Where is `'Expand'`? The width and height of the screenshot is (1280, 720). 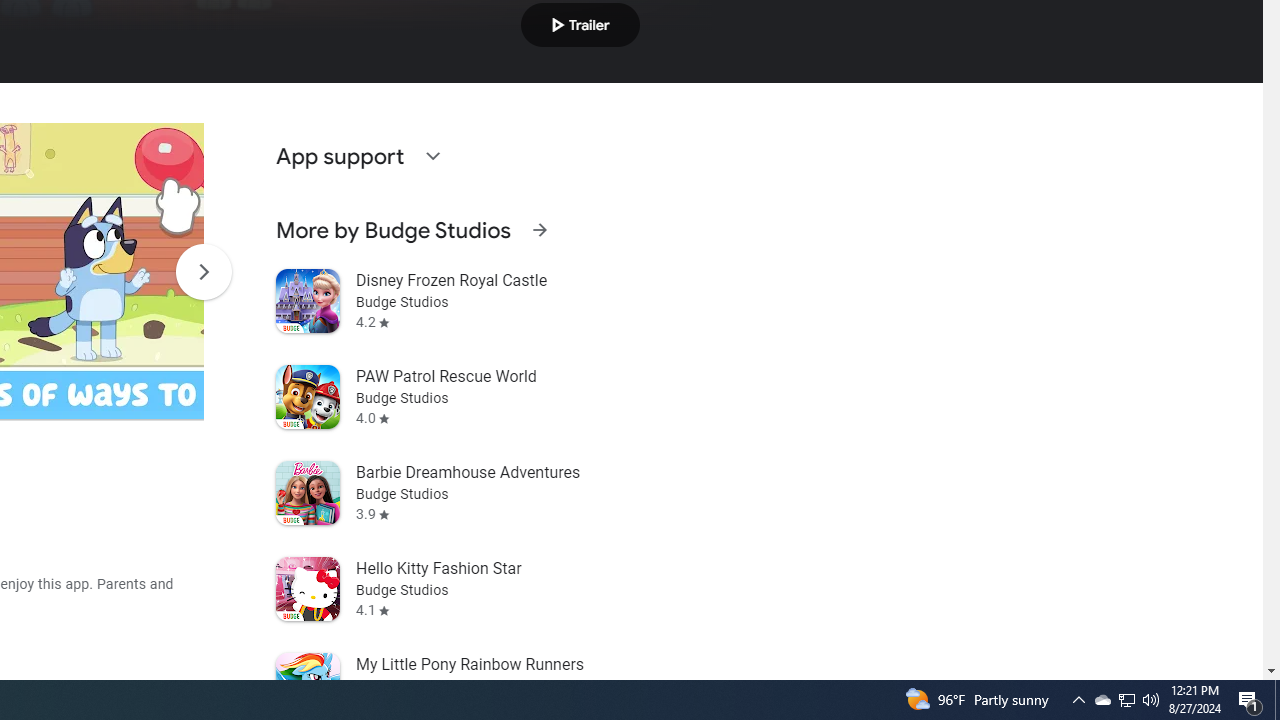
'Expand' is located at coordinates (431, 154).